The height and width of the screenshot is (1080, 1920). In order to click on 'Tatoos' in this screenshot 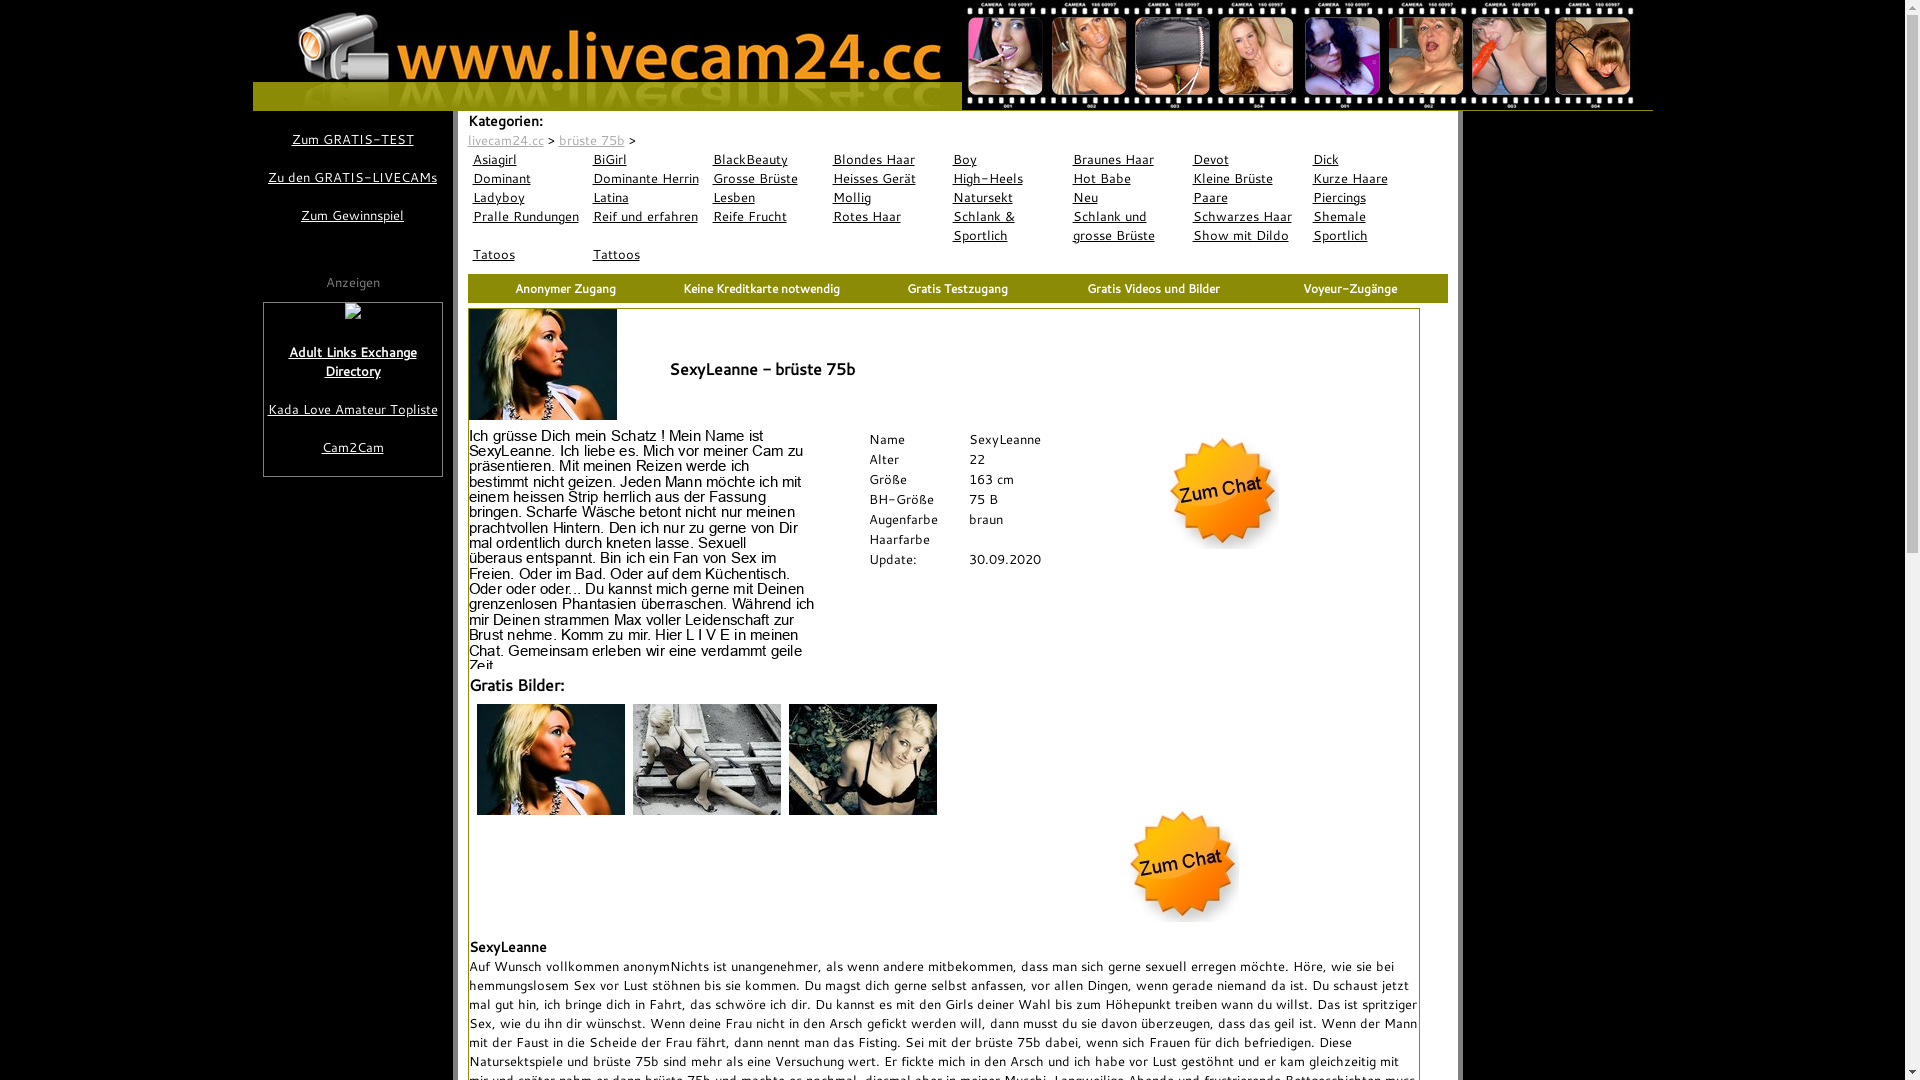, I will do `click(528, 253)`.